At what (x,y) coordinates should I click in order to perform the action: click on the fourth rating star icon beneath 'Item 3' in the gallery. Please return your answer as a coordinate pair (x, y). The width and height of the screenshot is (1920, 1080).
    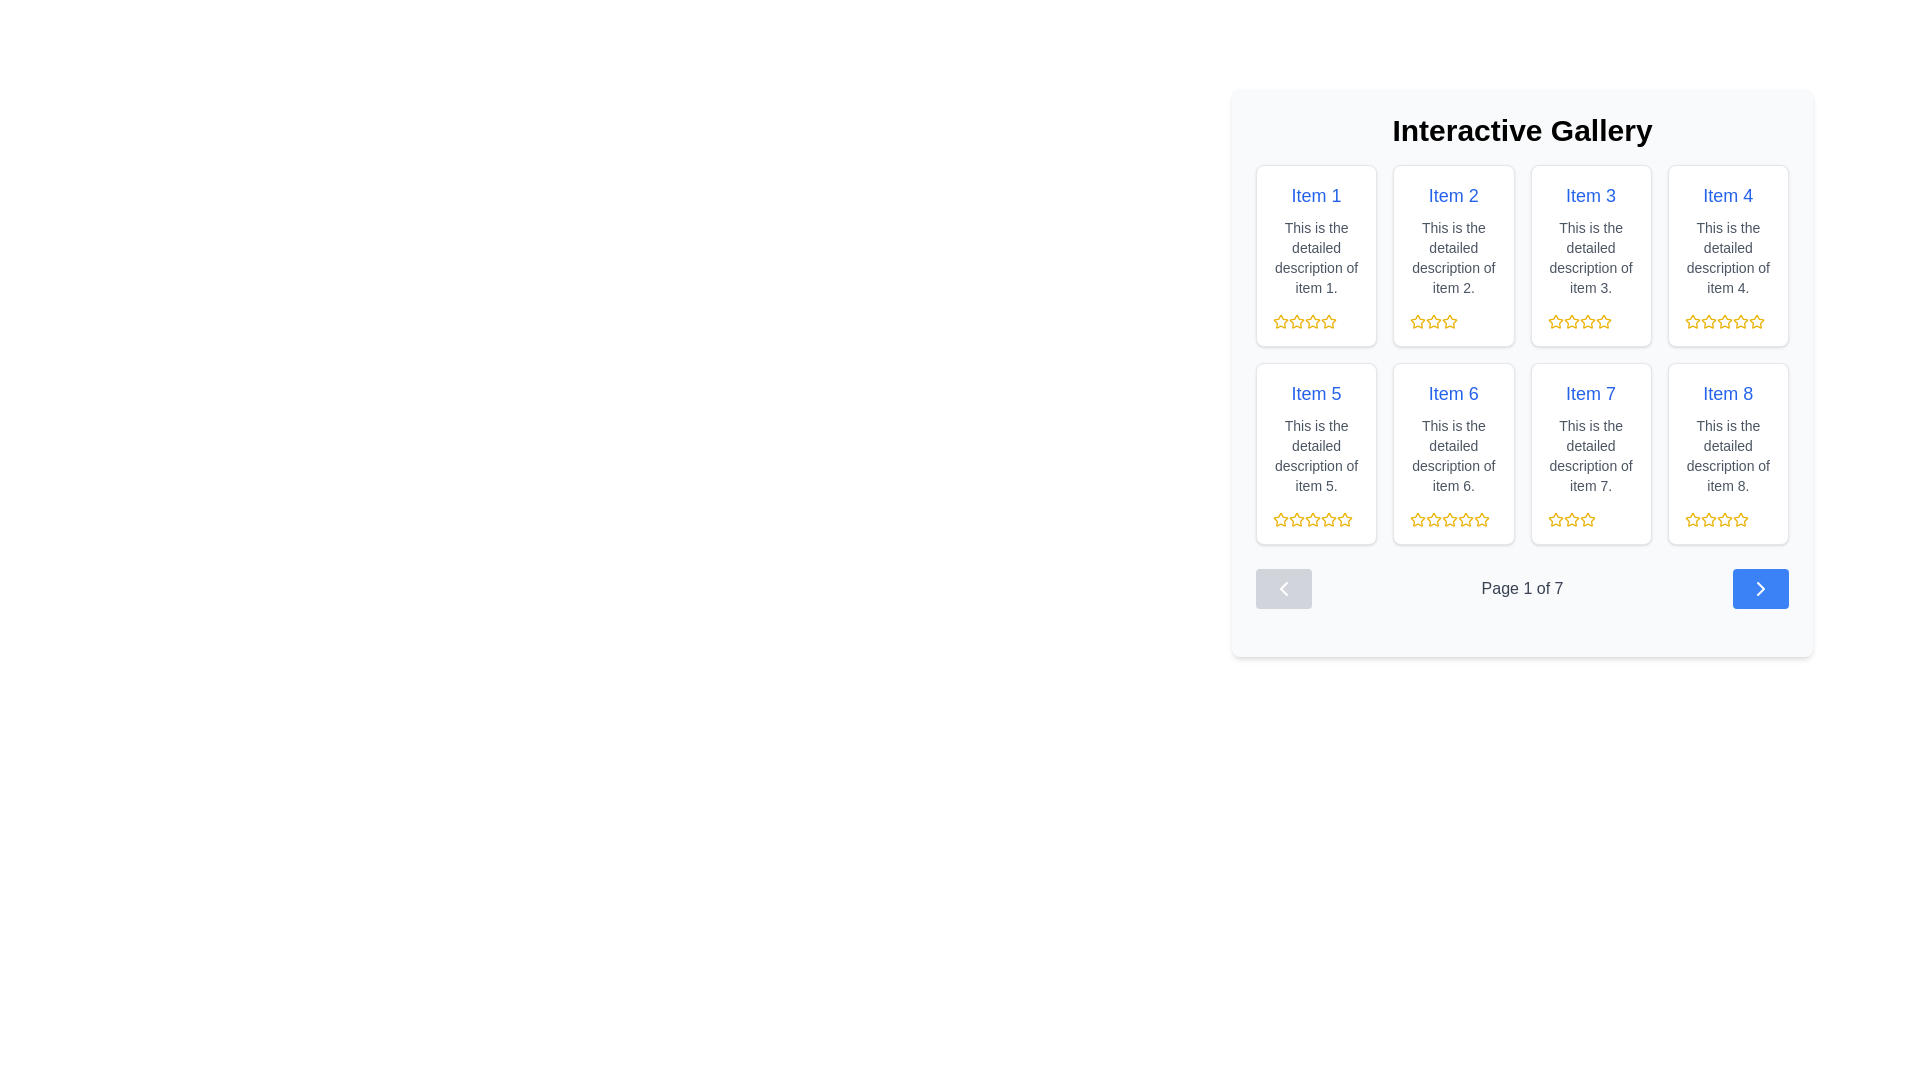
    Looking at the image, I should click on (1586, 320).